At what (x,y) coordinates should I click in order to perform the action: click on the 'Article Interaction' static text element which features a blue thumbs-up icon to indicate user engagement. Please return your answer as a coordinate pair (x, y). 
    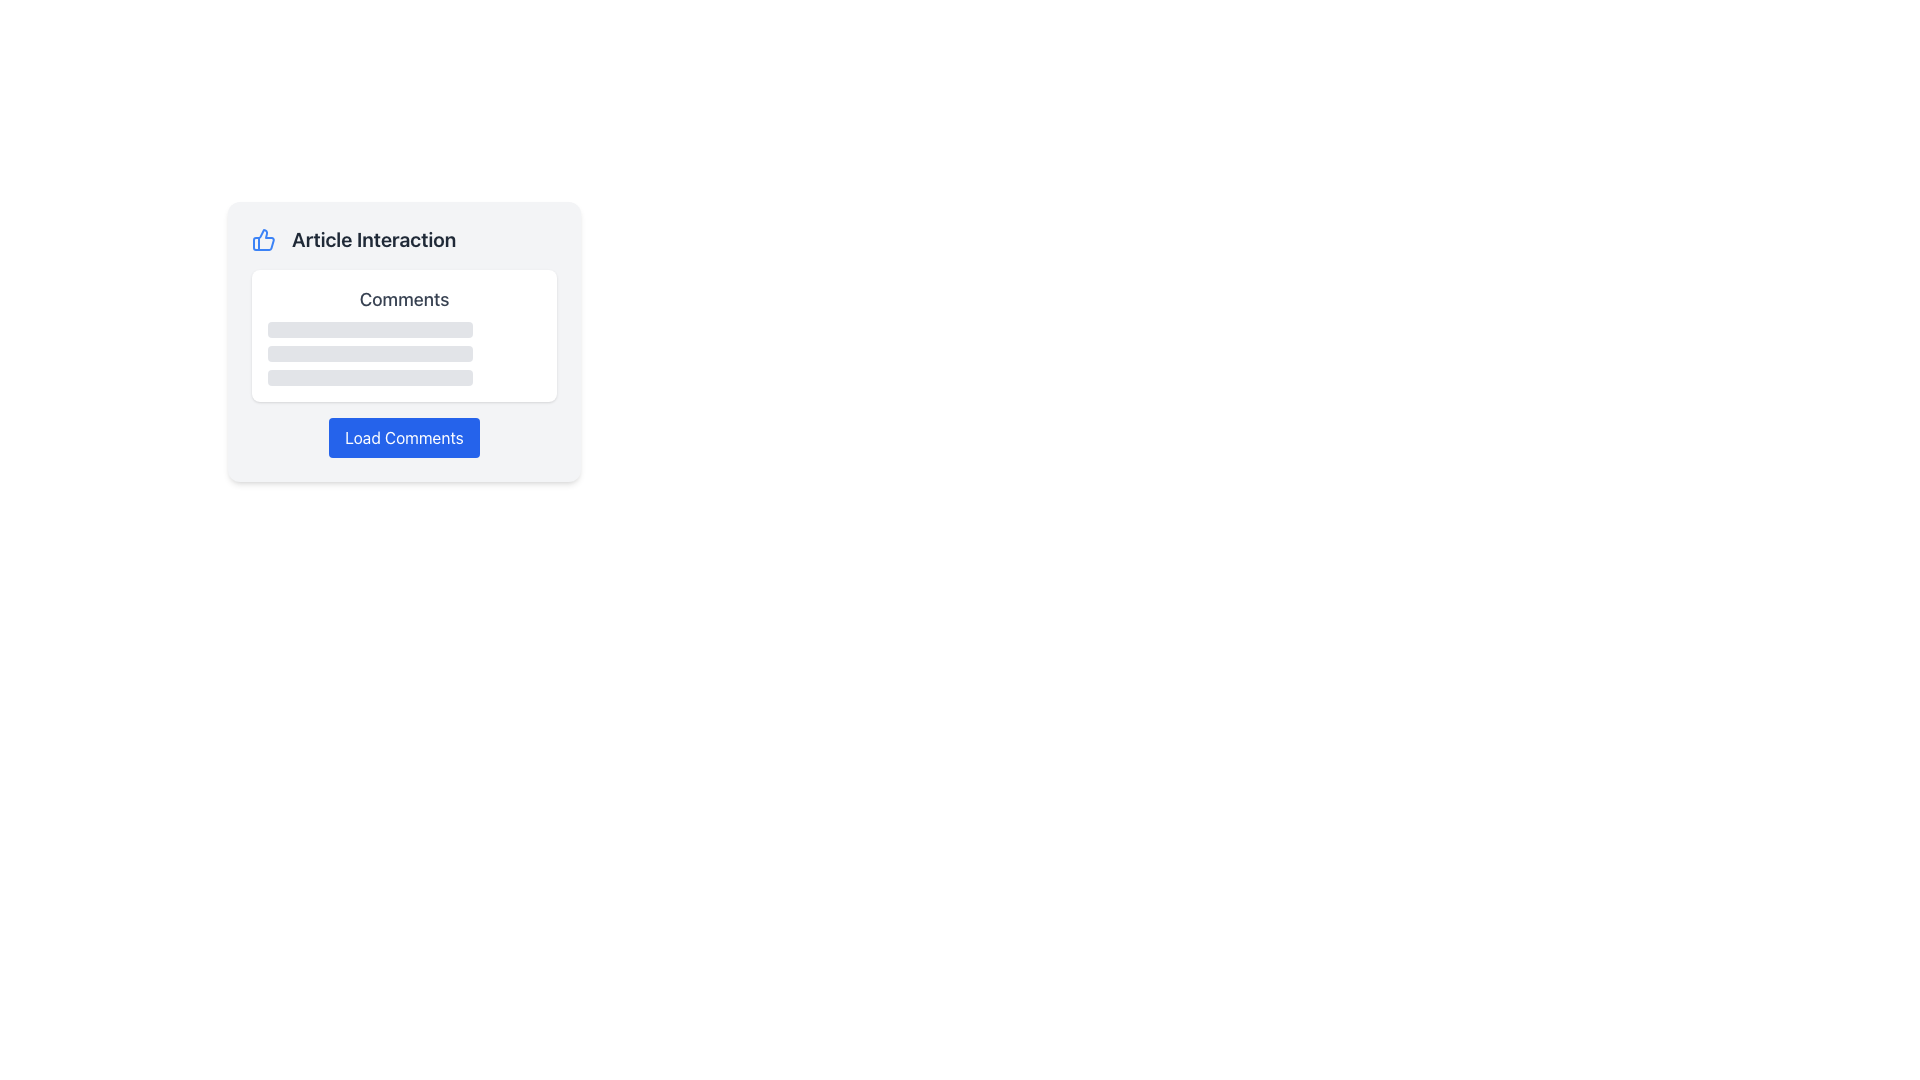
    Looking at the image, I should click on (403, 238).